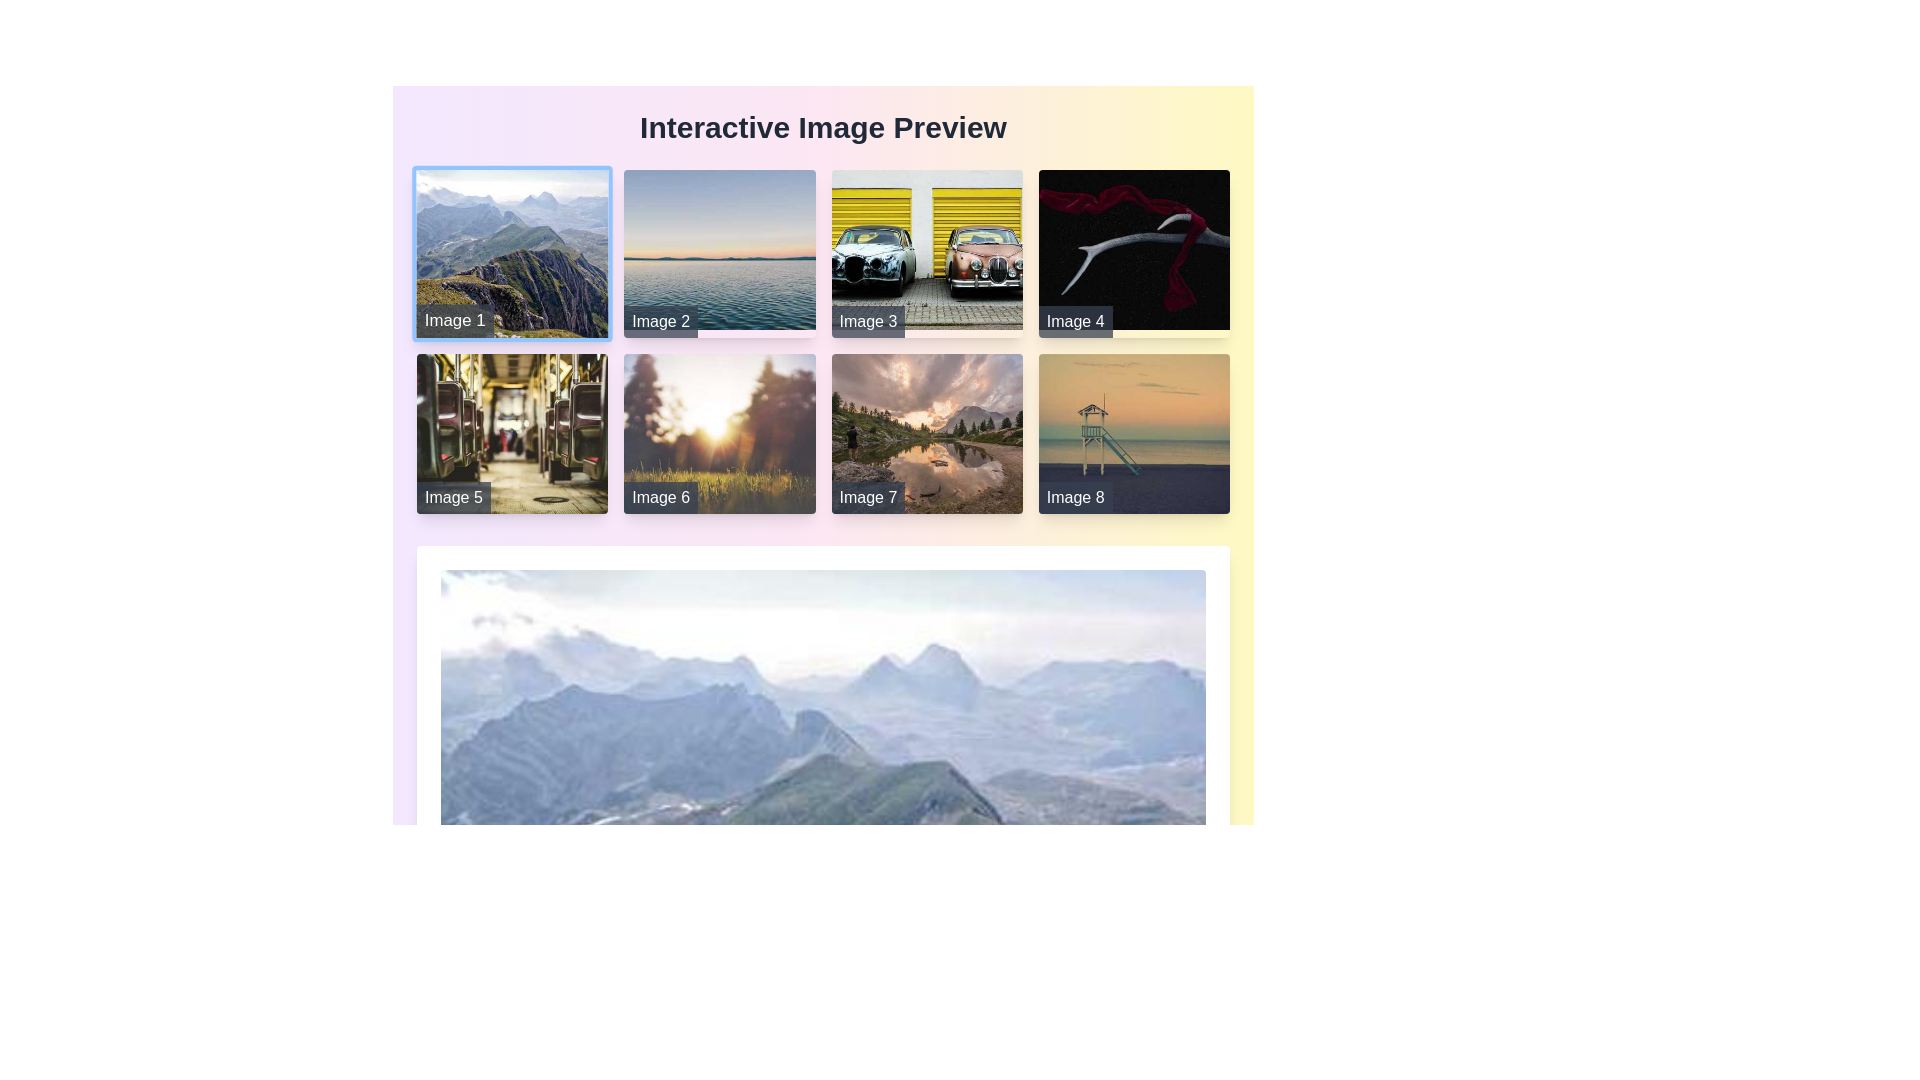 The height and width of the screenshot is (1080, 1920). What do you see at coordinates (719, 249) in the screenshot?
I see `the image representing a lake during sunset, which is the second item` at bounding box center [719, 249].